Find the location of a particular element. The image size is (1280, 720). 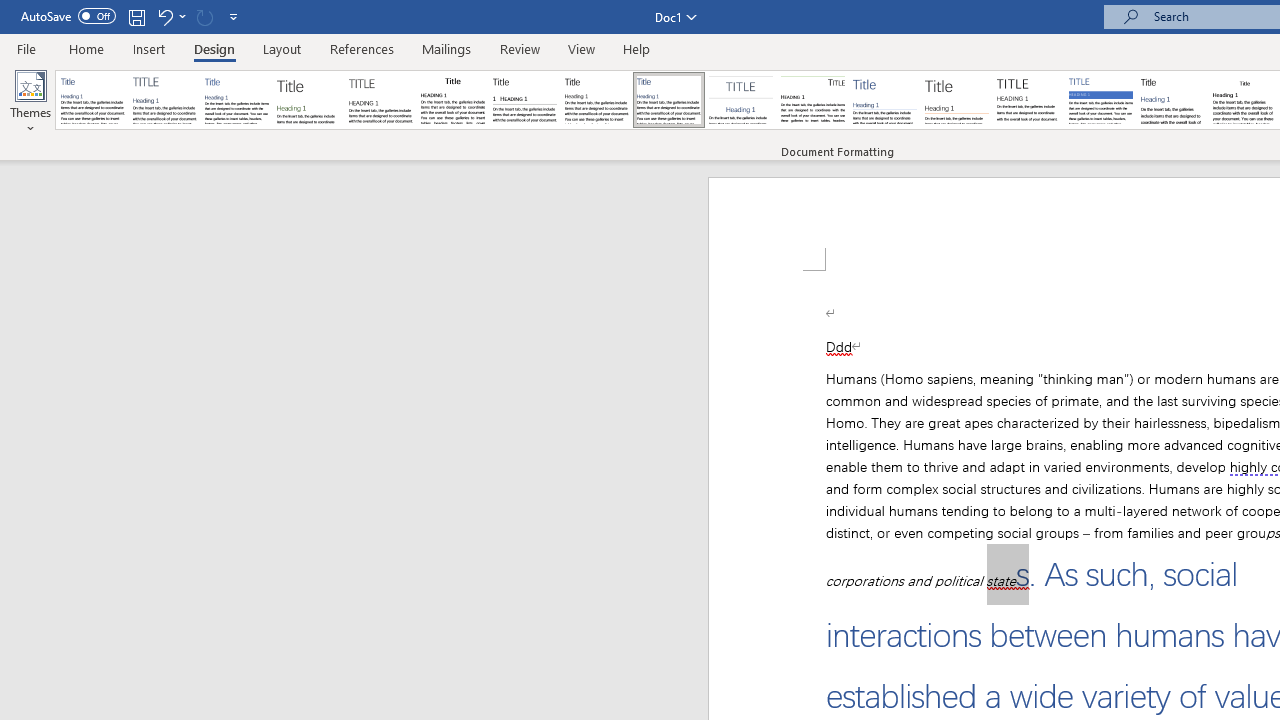

'Black & White (Numbered)' is located at coordinates (524, 100).